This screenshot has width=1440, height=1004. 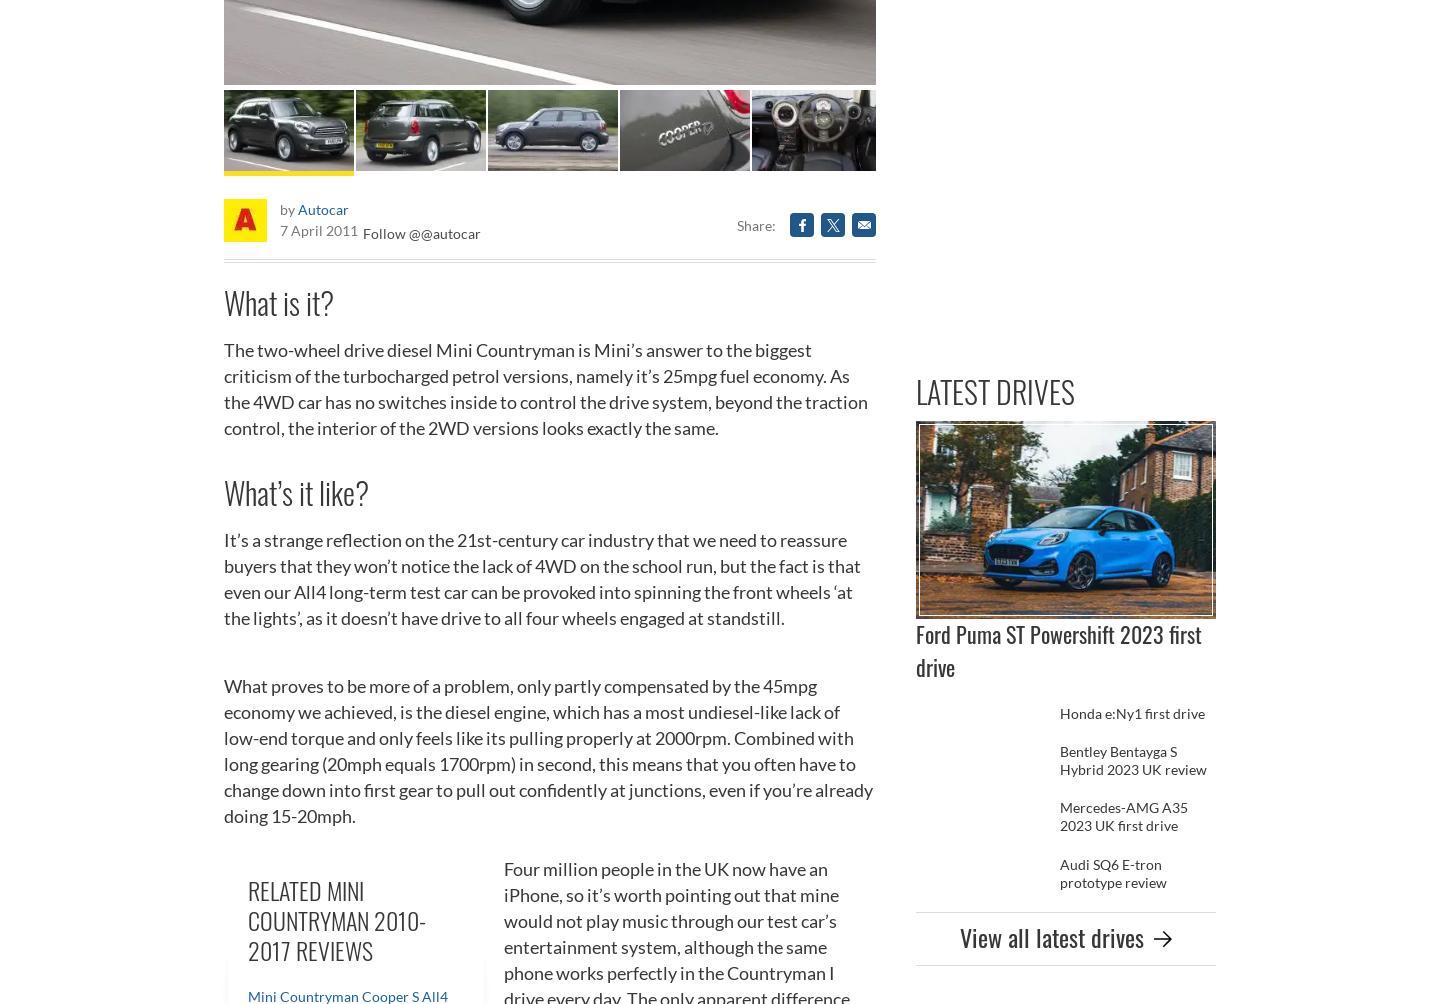 What do you see at coordinates (542, 578) in the screenshot?
I see `'It’s a strange reflection on the 21st-century car industry that we need to reassure buyers that they won’t notice the lack of 4WD on the school run, but the fact is that even our All4 long-term test car can be provoked into spinning the front wheels ‘at the lights’, as it doesn’t have drive to all four wheels engaged at standstill.'` at bounding box center [542, 578].